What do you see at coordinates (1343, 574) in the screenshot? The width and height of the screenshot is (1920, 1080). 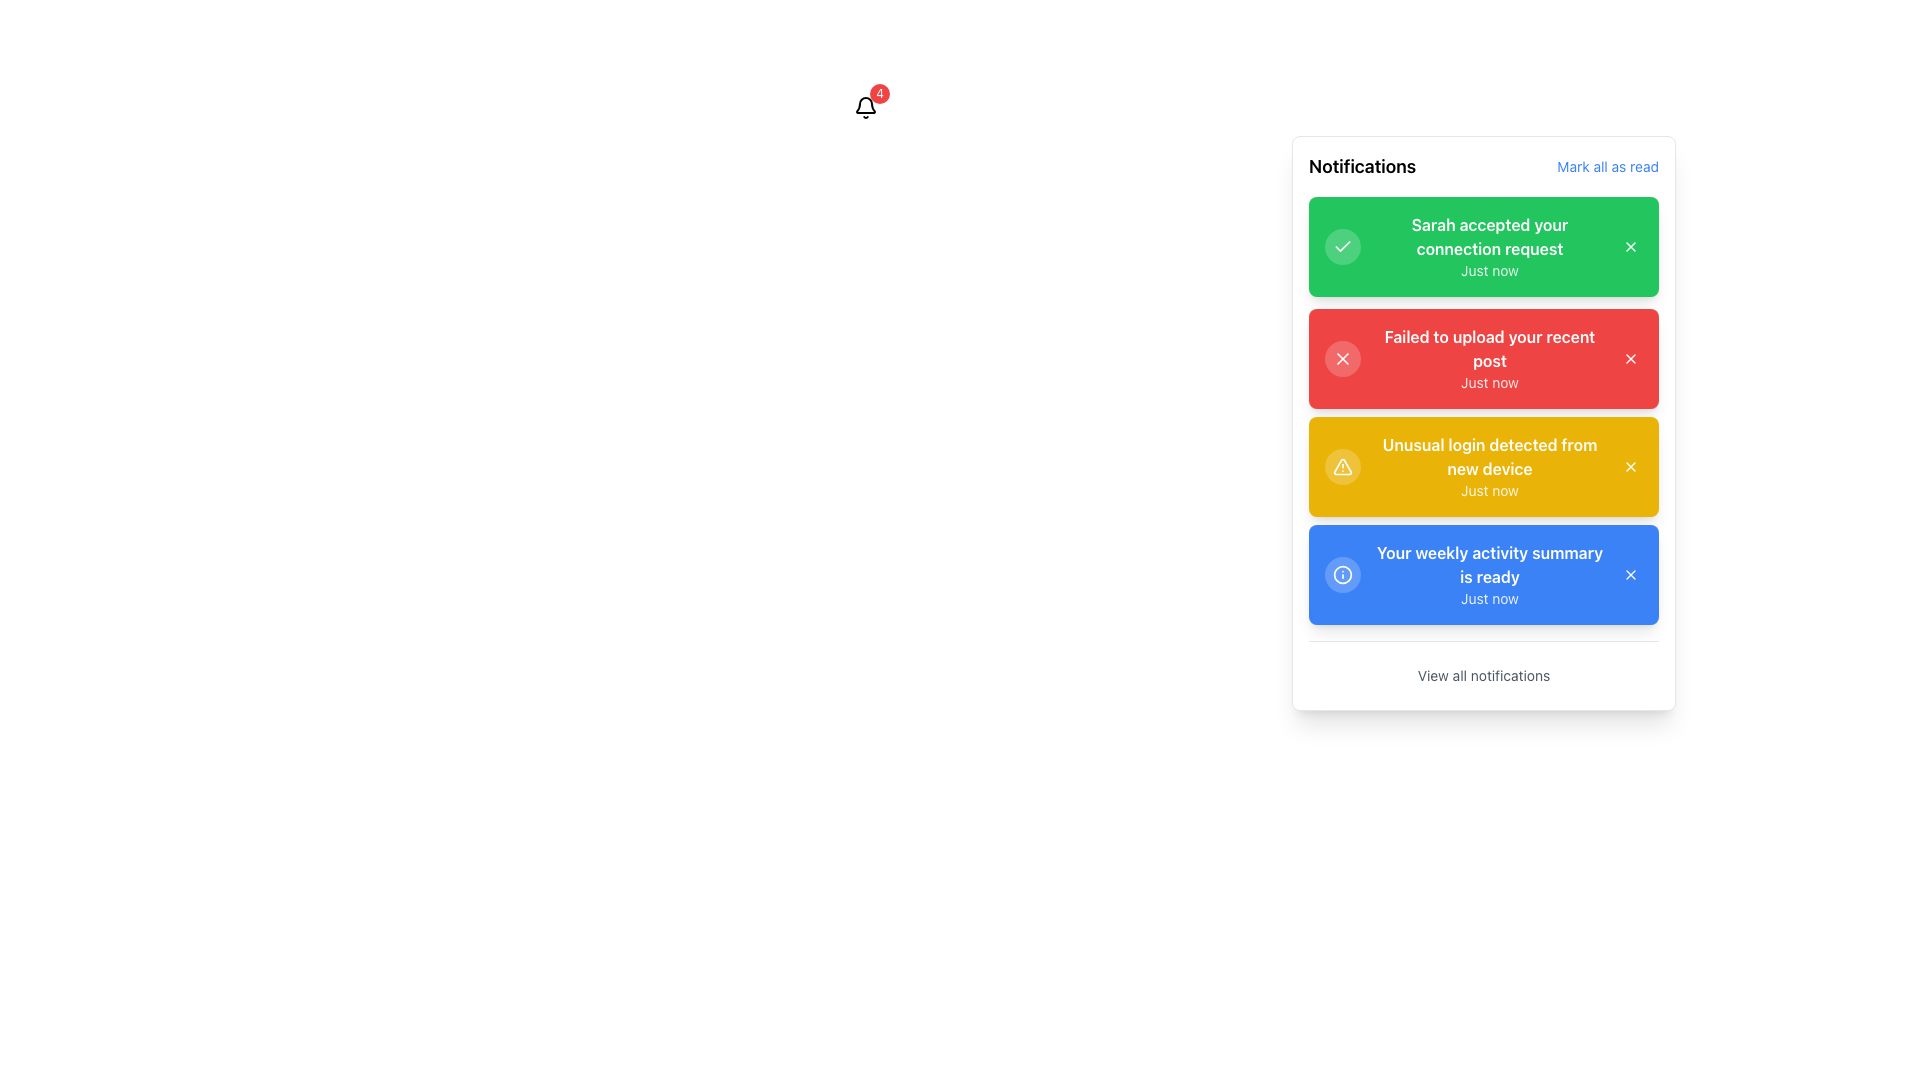 I see `the Icon indicator located in the left-middle section of the blue notification card titled 'Your weekly activity summary is ready'` at bounding box center [1343, 574].